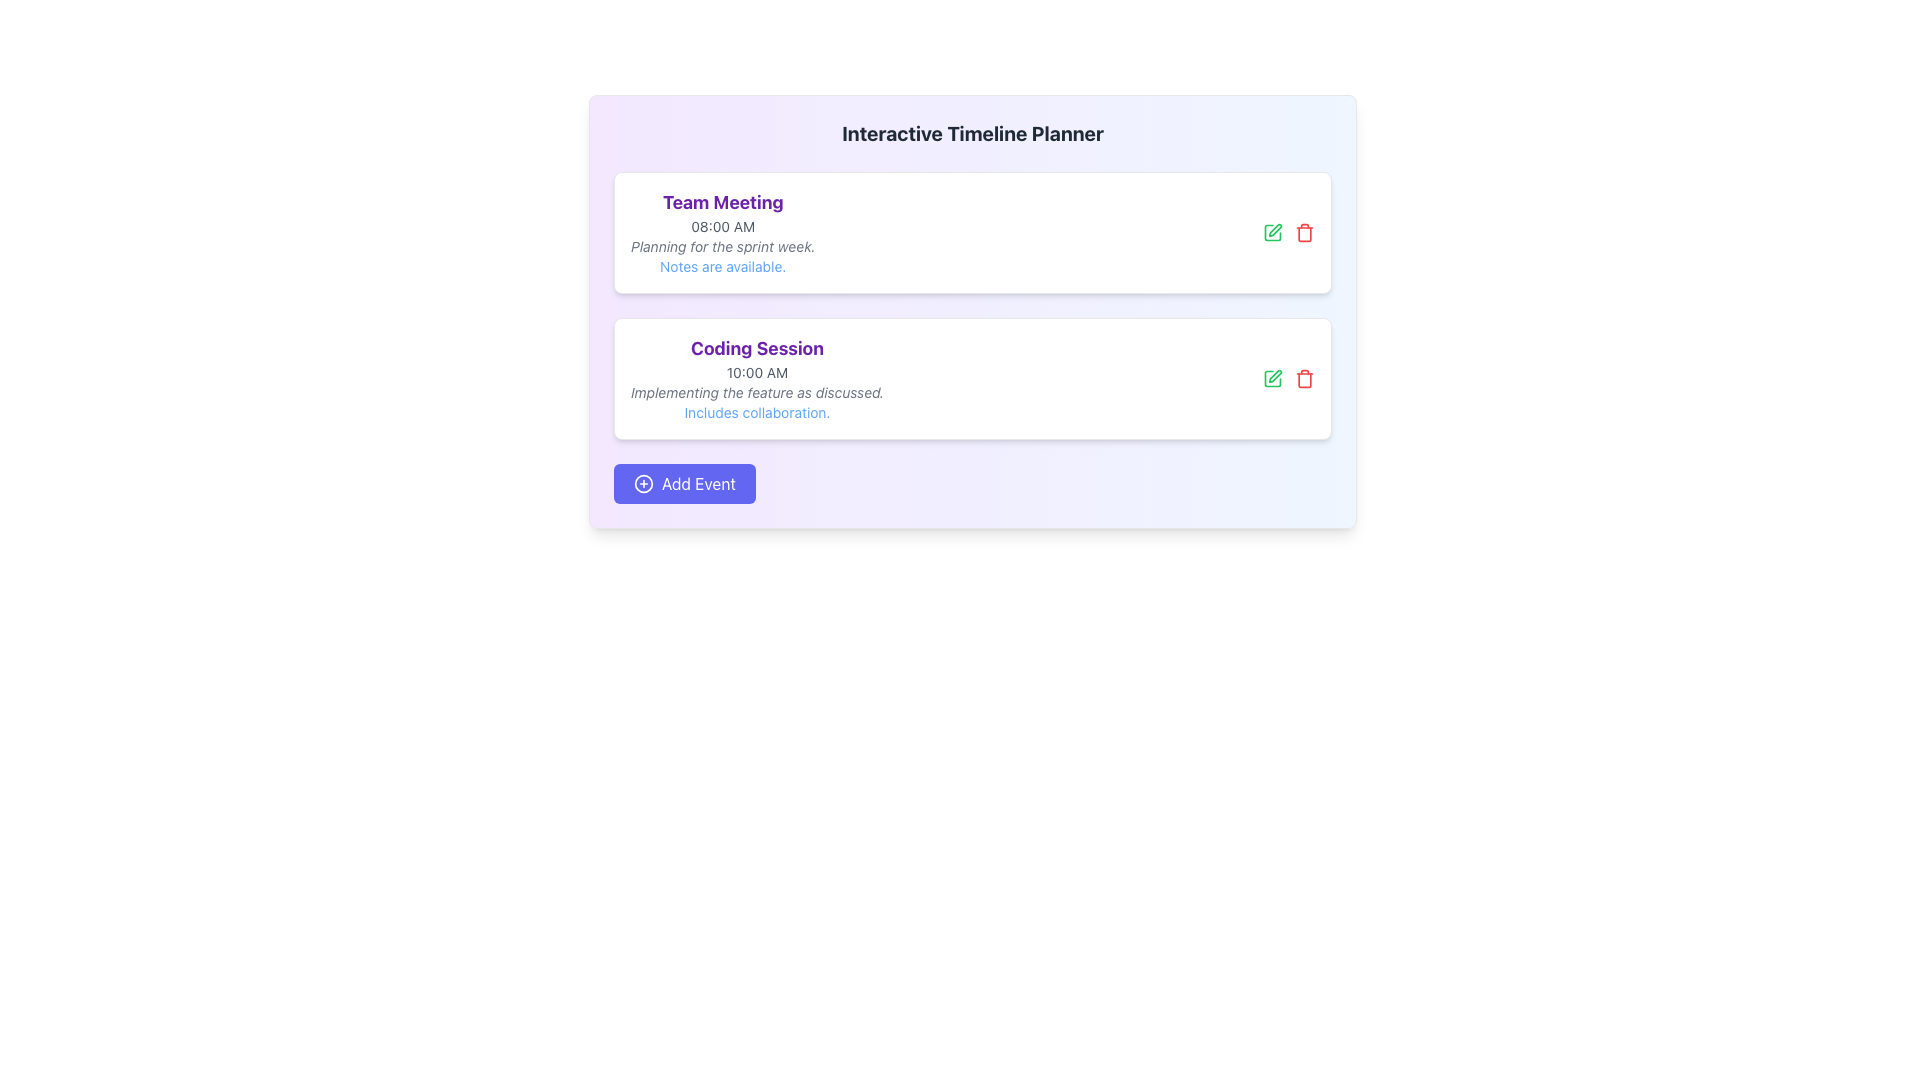 This screenshot has height=1080, width=1920. What do you see at coordinates (722, 265) in the screenshot?
I see `Text Label that provides additional information about the accessibility of notes for the meeting, located beneath the description text 'Planning for the sprint week.'` at bounding box center [722, 265].